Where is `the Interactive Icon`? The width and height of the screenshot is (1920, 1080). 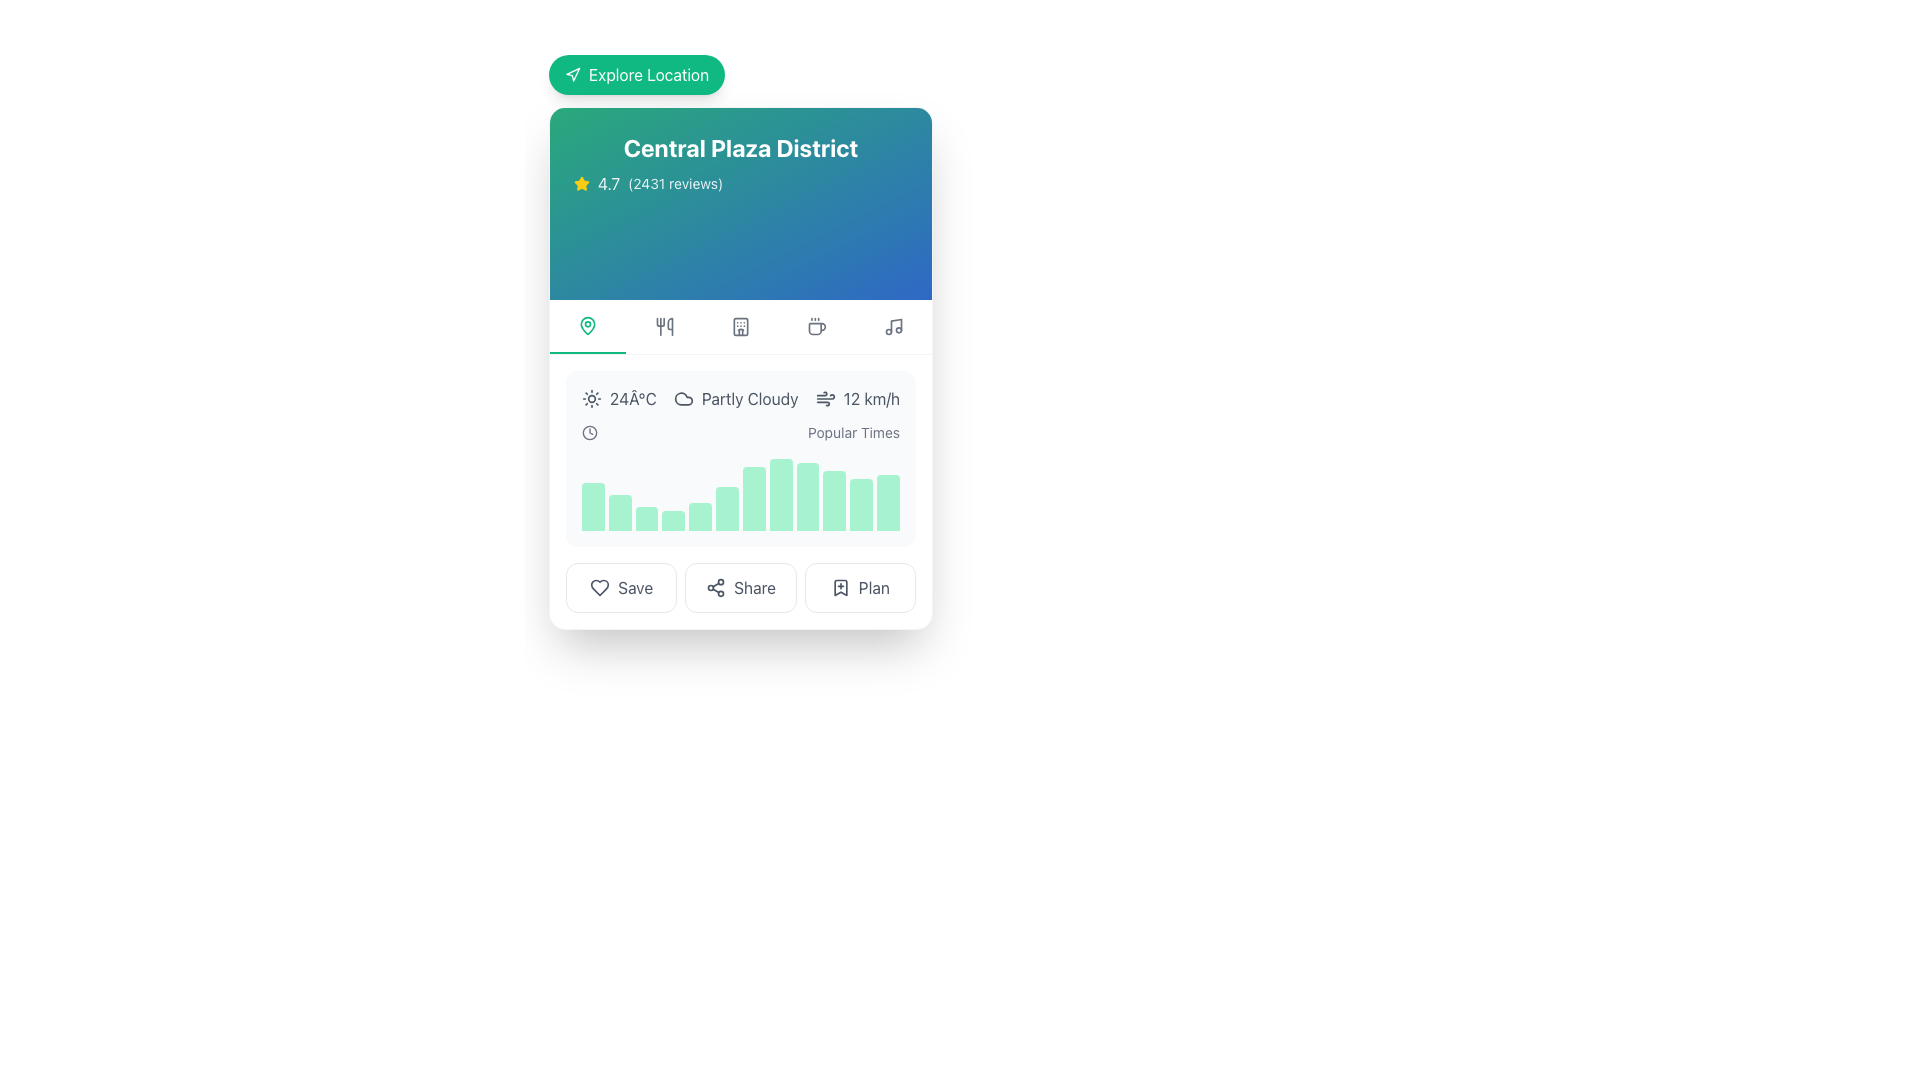
the Interactive Icon is located at coordinates (892, 326).